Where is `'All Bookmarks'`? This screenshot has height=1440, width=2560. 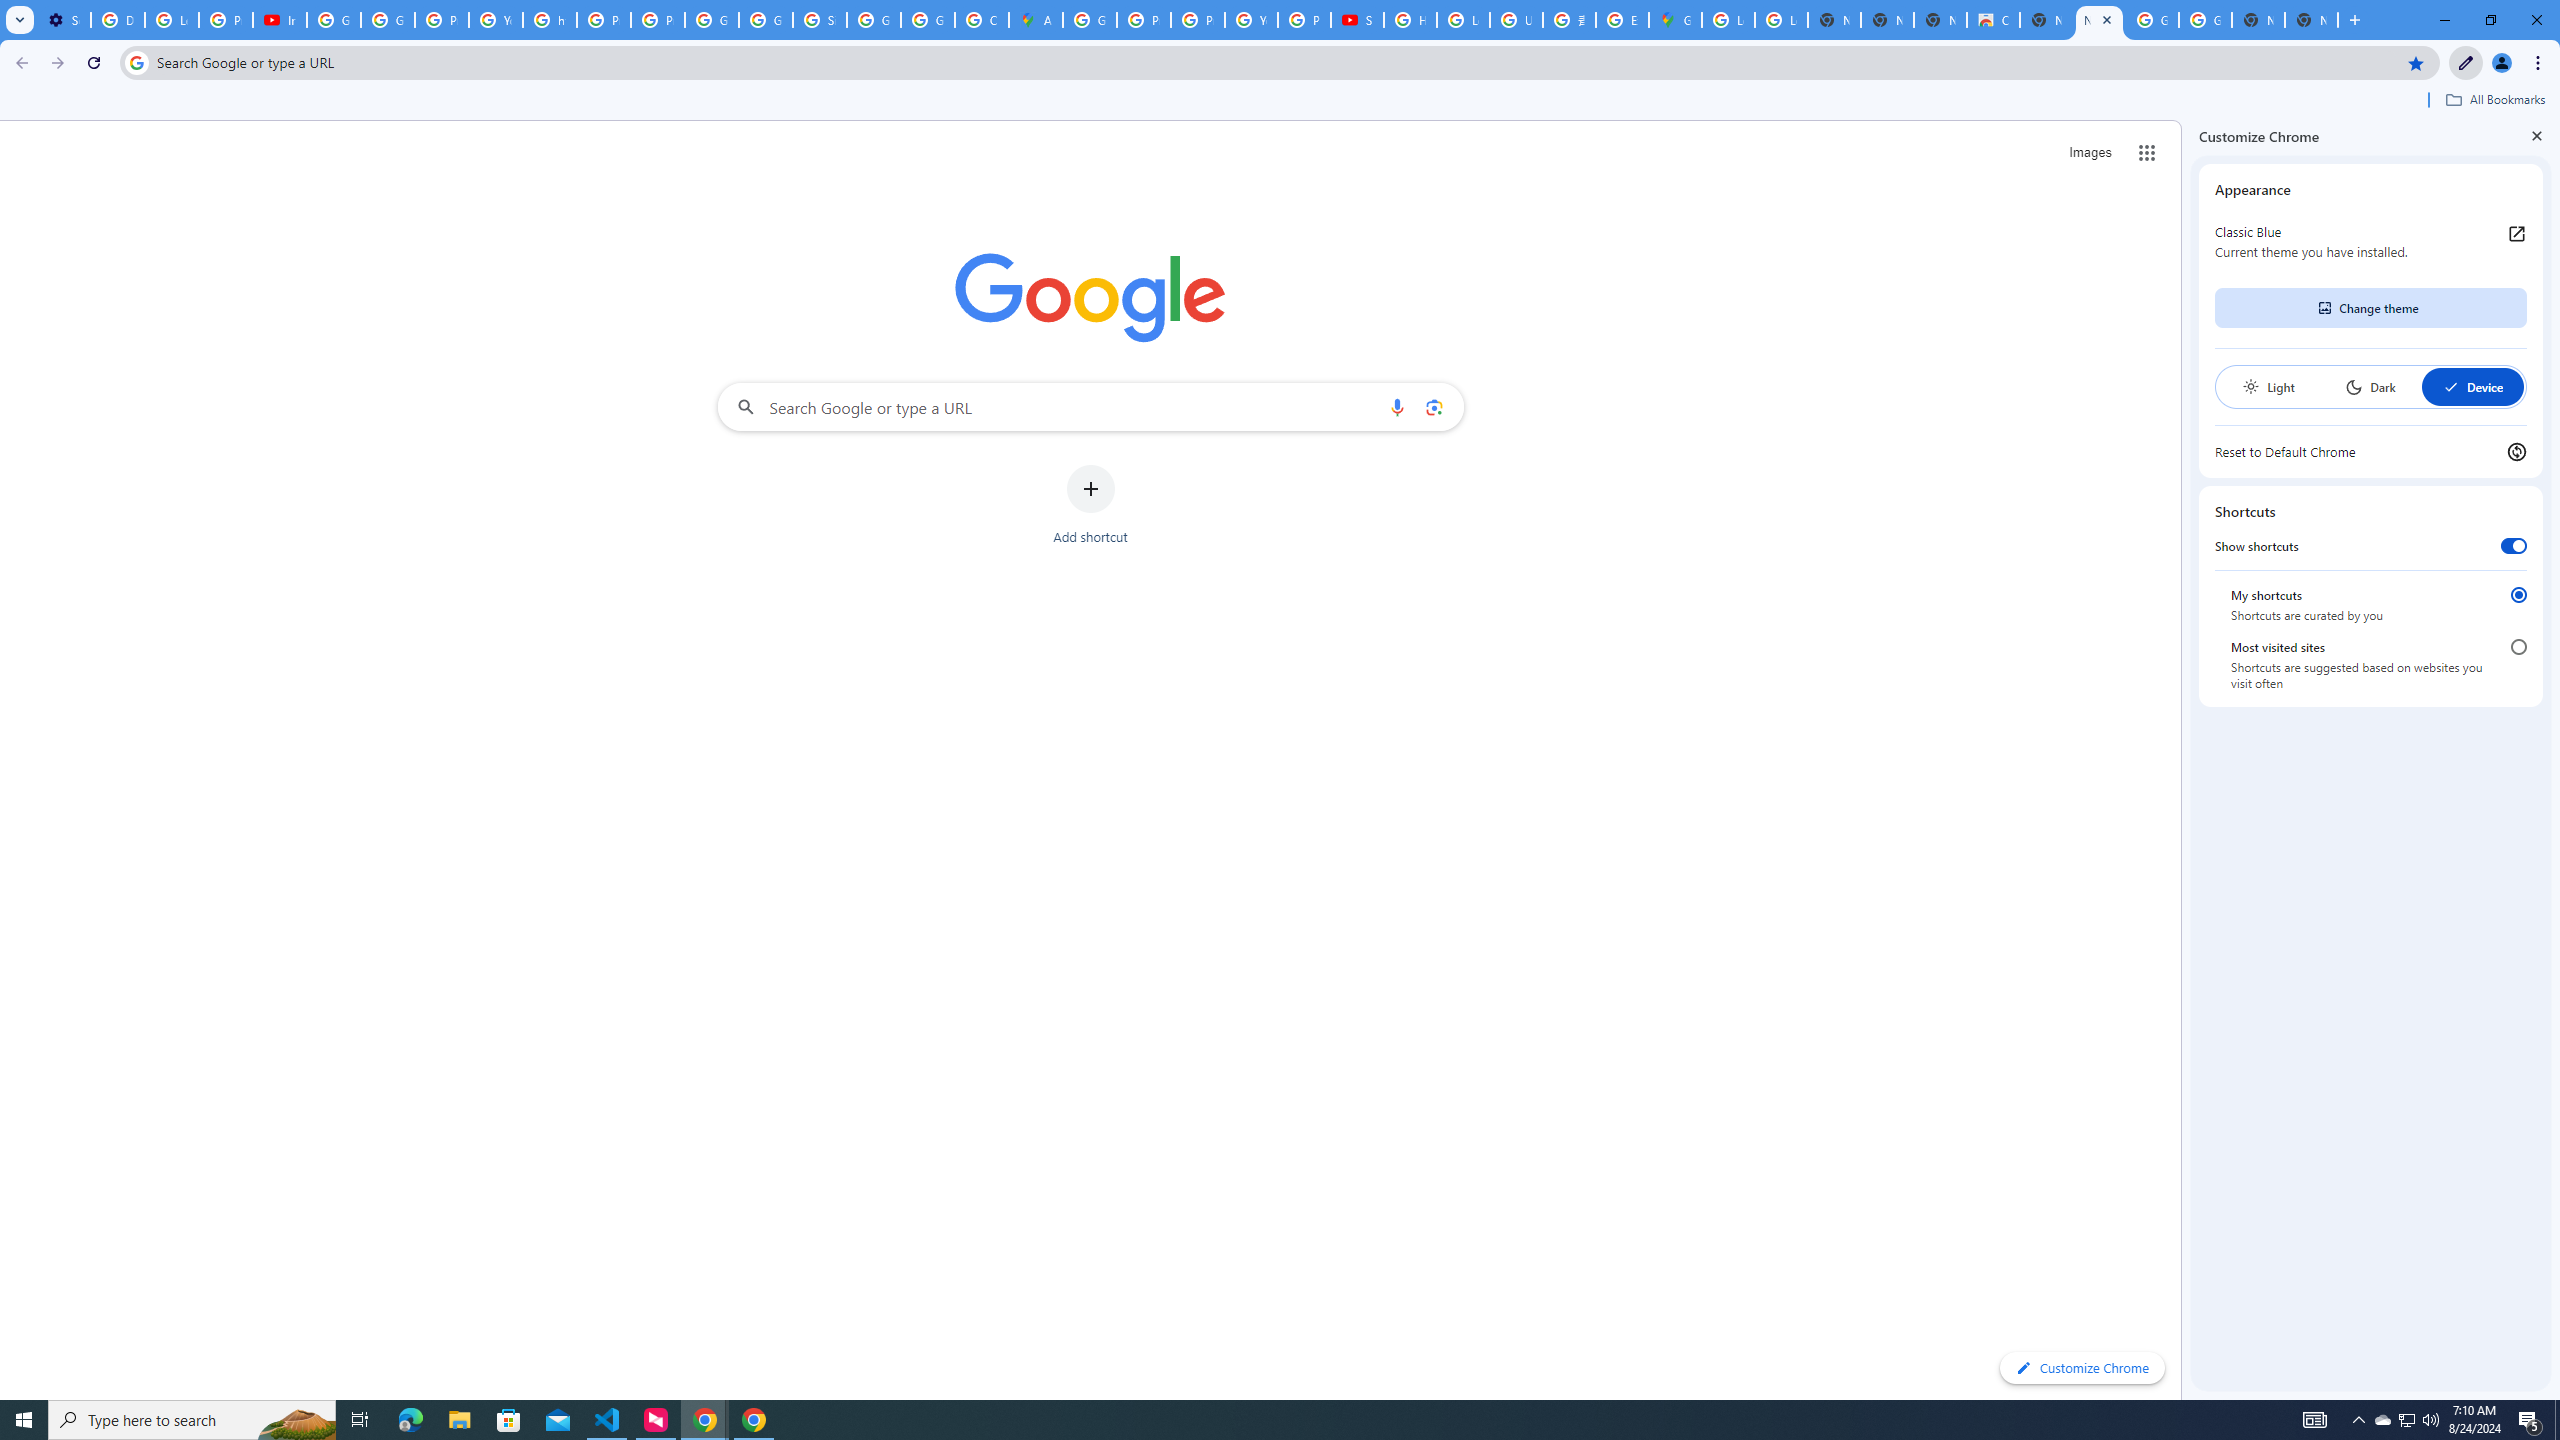 'All Bookmarks' is located at coordinates (2494, 99).